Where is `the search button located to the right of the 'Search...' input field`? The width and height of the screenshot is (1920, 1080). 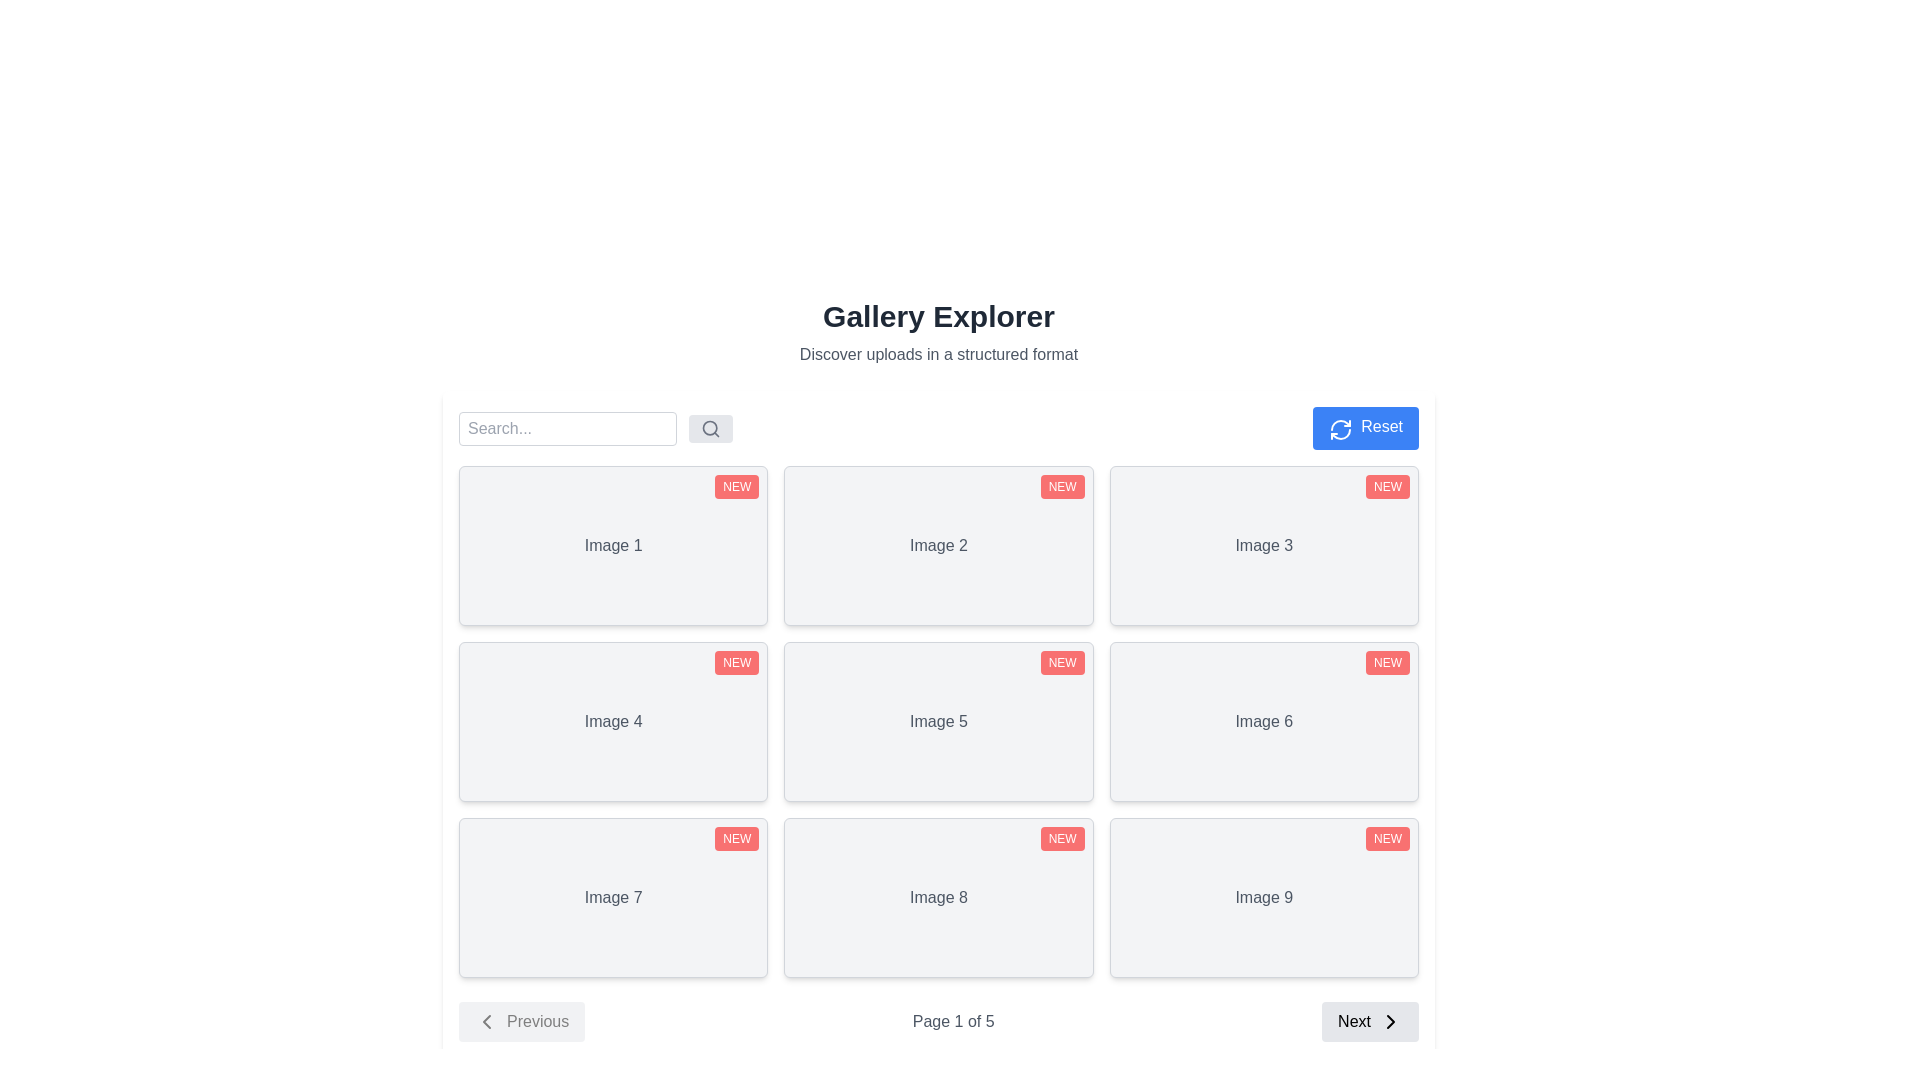 the search button located to the right of the 'Search...' input field is located at coordinates (710, 427).